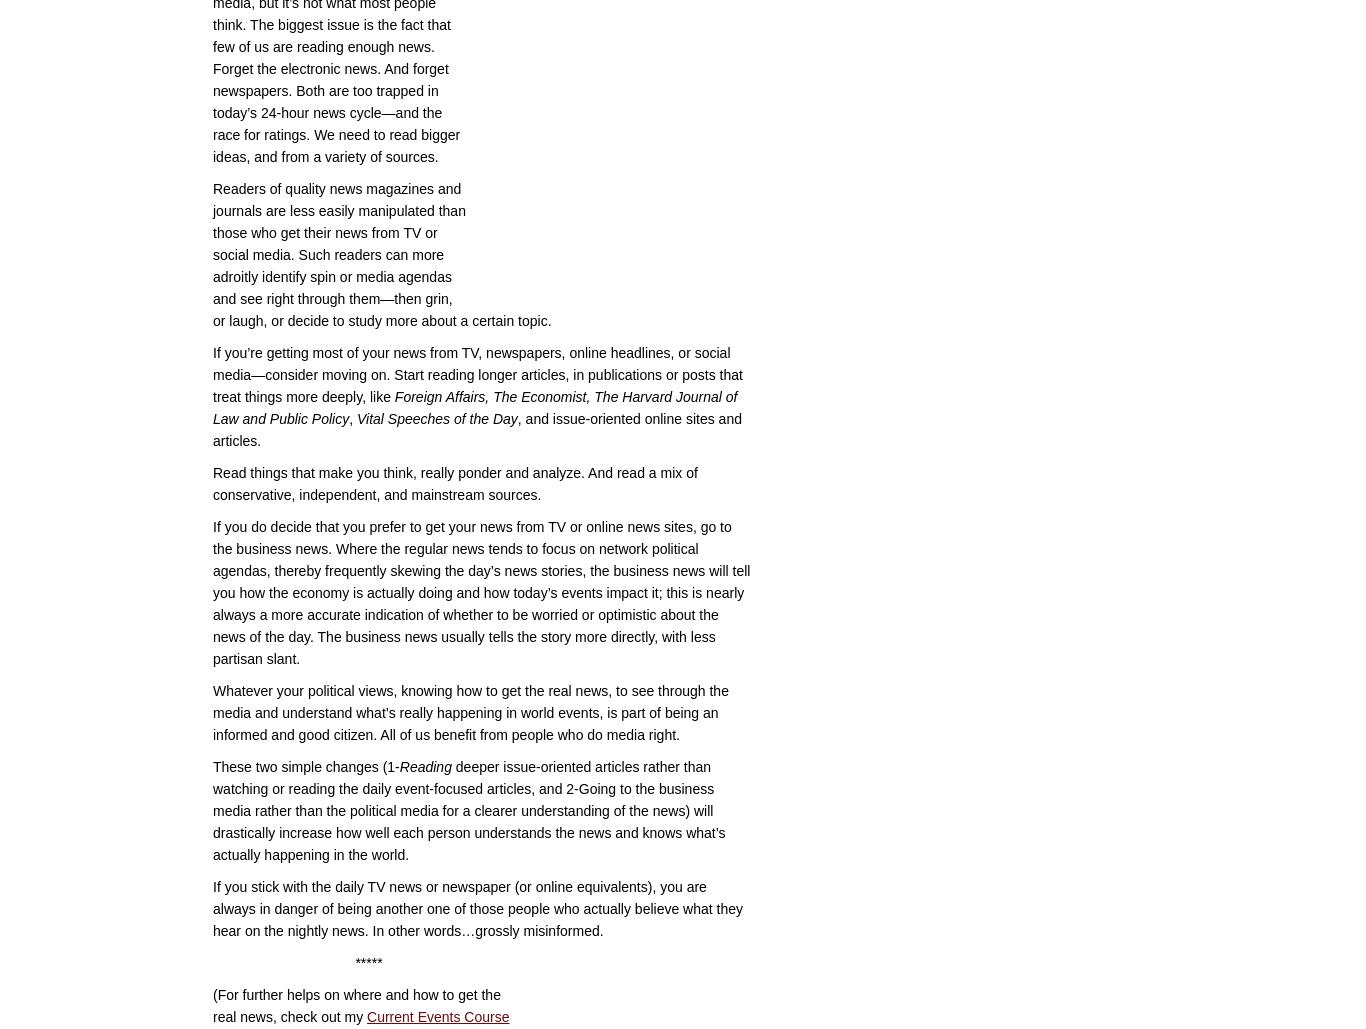 Image resolution: width=1366 pixels, height=1029 pixels. Describe the element at coordinates (211, 429) in the screenshot. I see `', and issue-oriented online sites and articles.'` at that location.